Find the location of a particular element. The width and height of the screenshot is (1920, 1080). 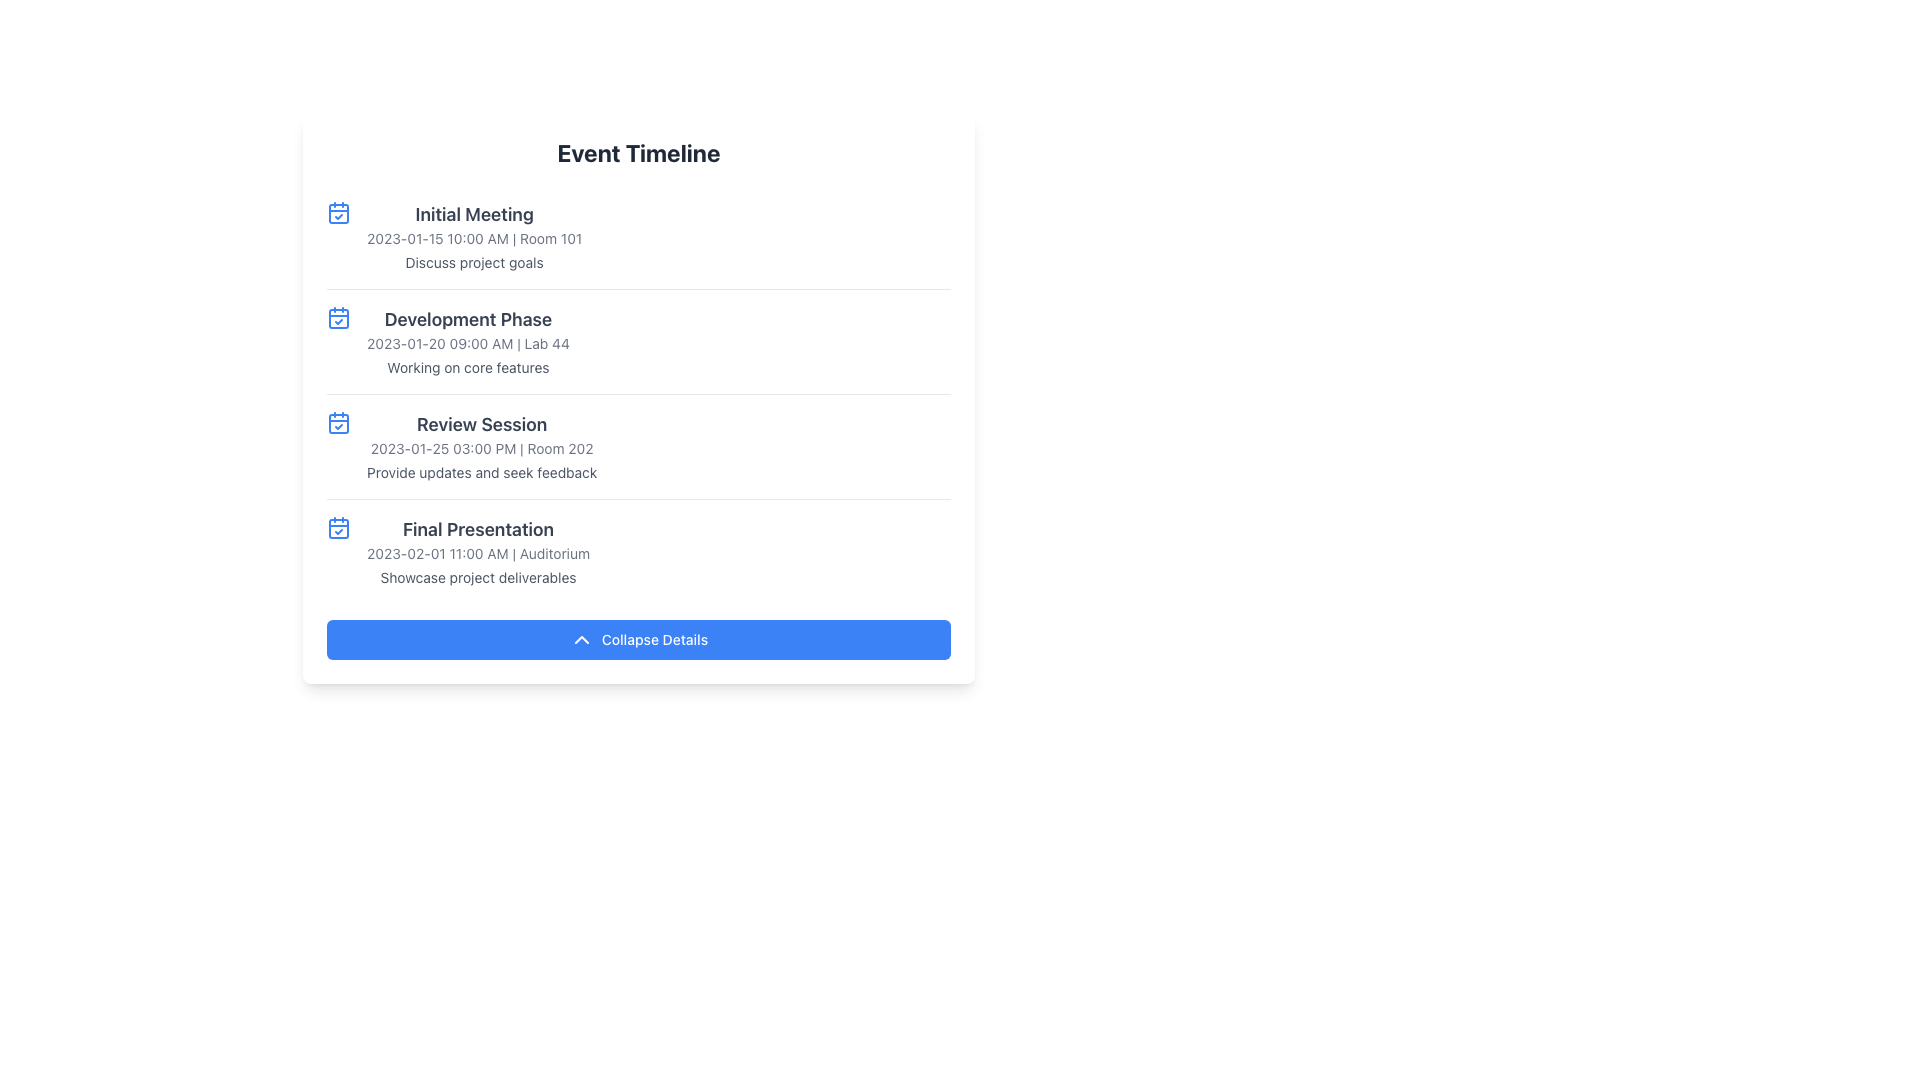

structured information block titled 'Development Phase', which includes the date '2023-01-20 09:00 AM', location 'Lab 44', and description 'Working on core features' is located at coordinates (637, 341).